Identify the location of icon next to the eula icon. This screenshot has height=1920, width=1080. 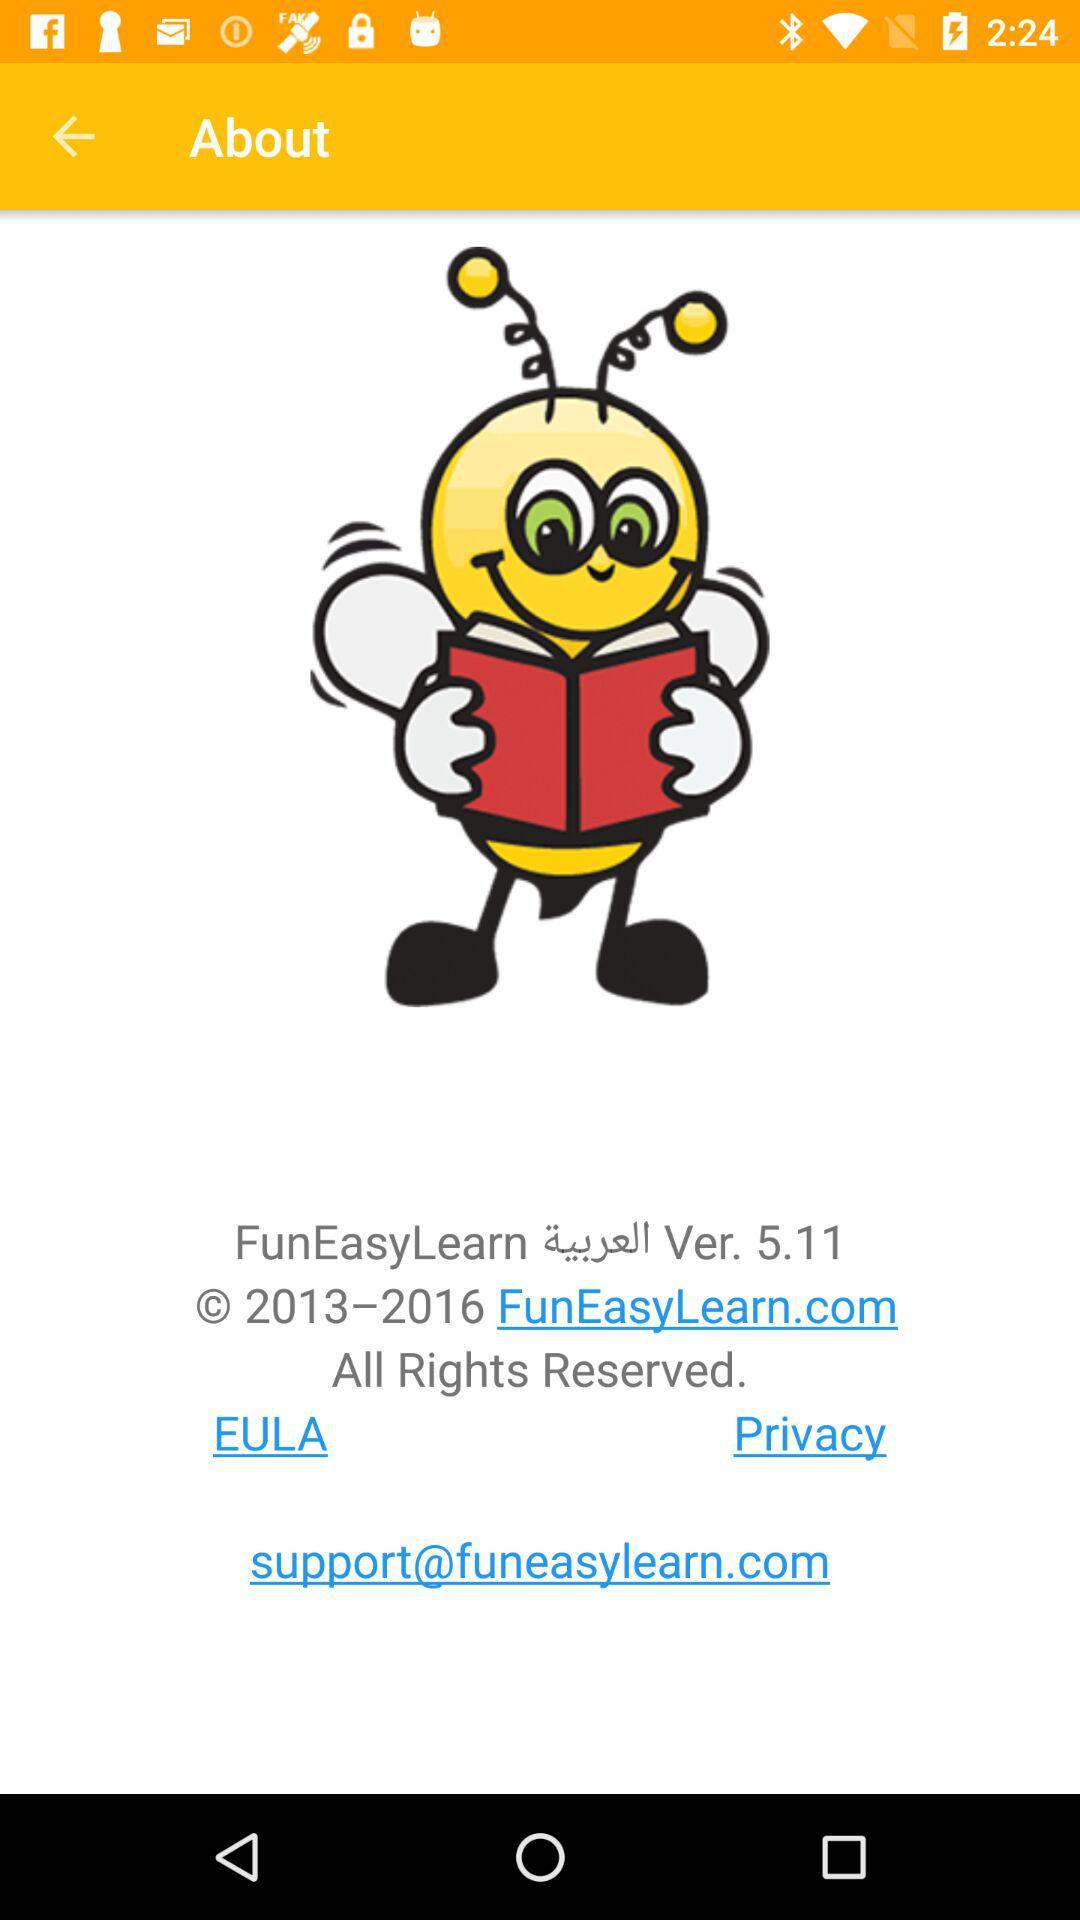
(810, 1431).